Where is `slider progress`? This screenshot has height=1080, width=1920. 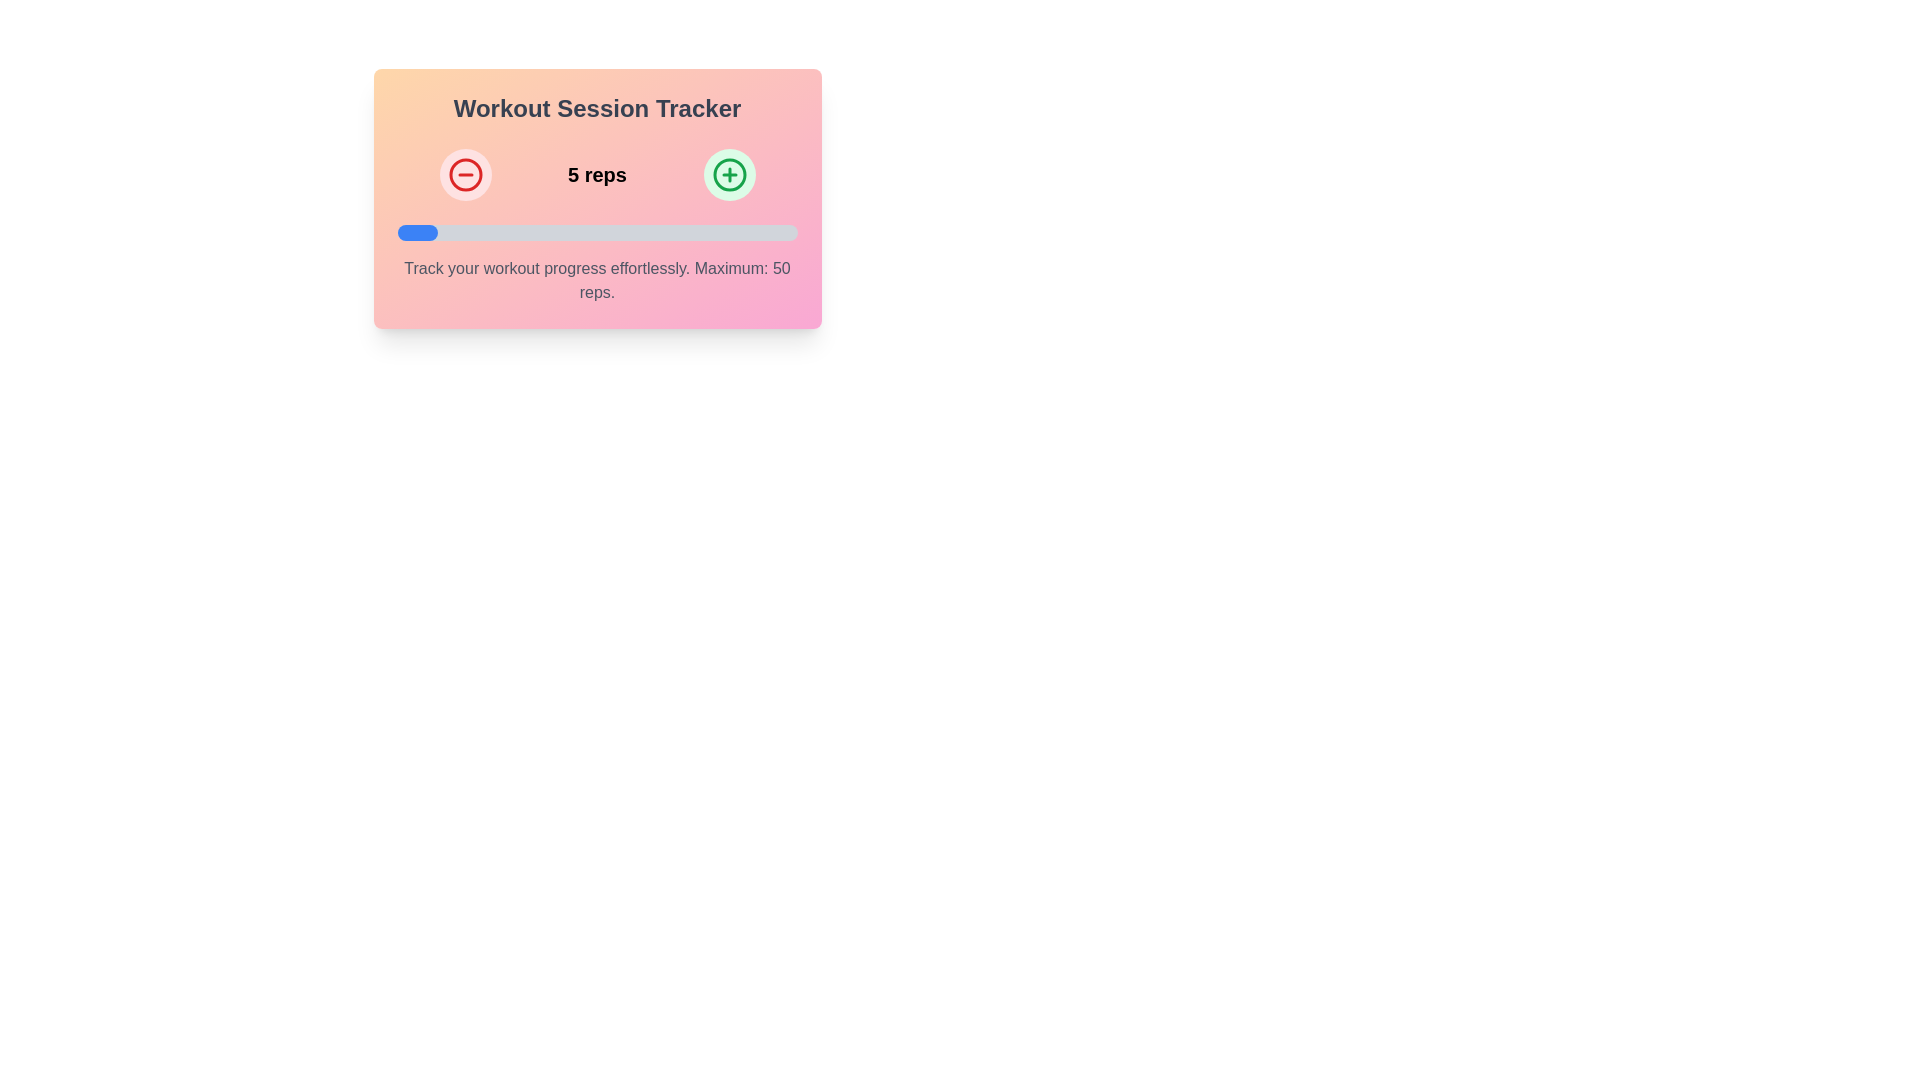
slider progress is located at coordinates (452, 231).